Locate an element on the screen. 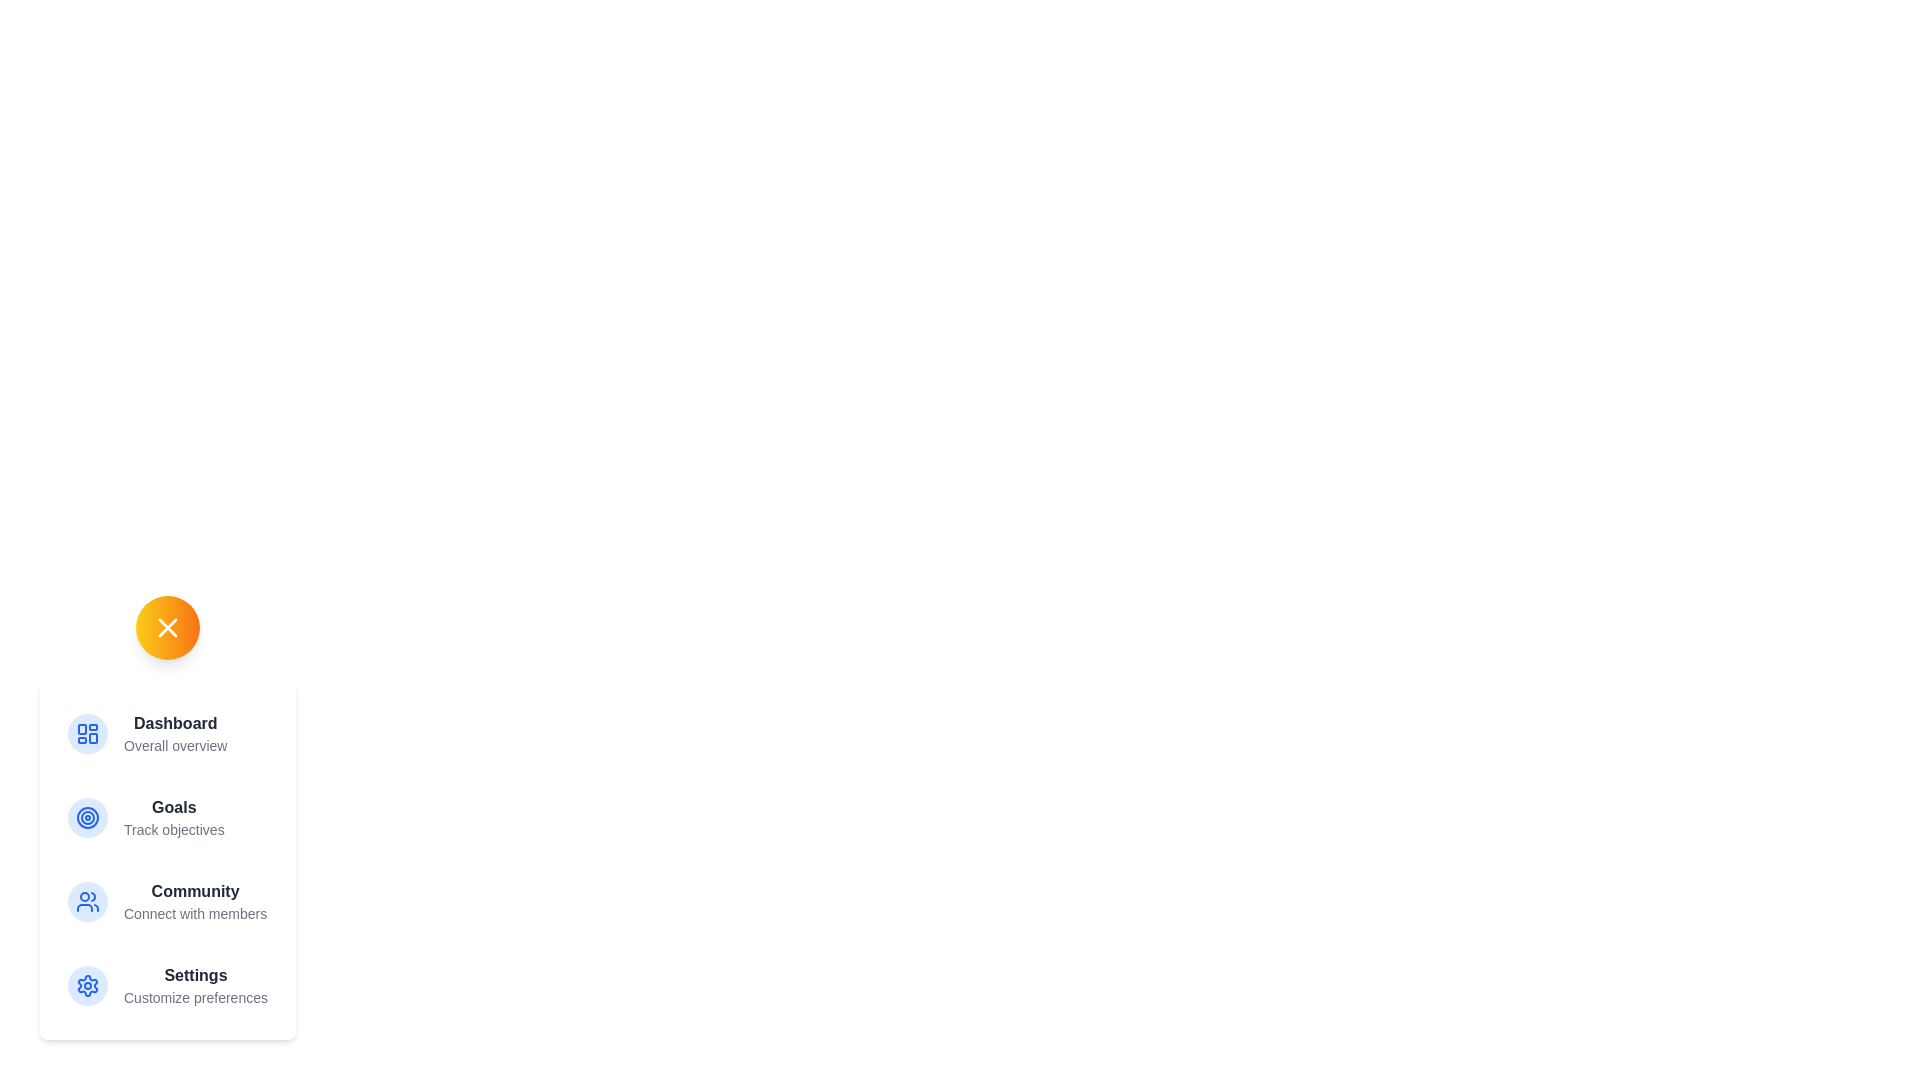  the menu option Goals is located at coordinates (167, 817).